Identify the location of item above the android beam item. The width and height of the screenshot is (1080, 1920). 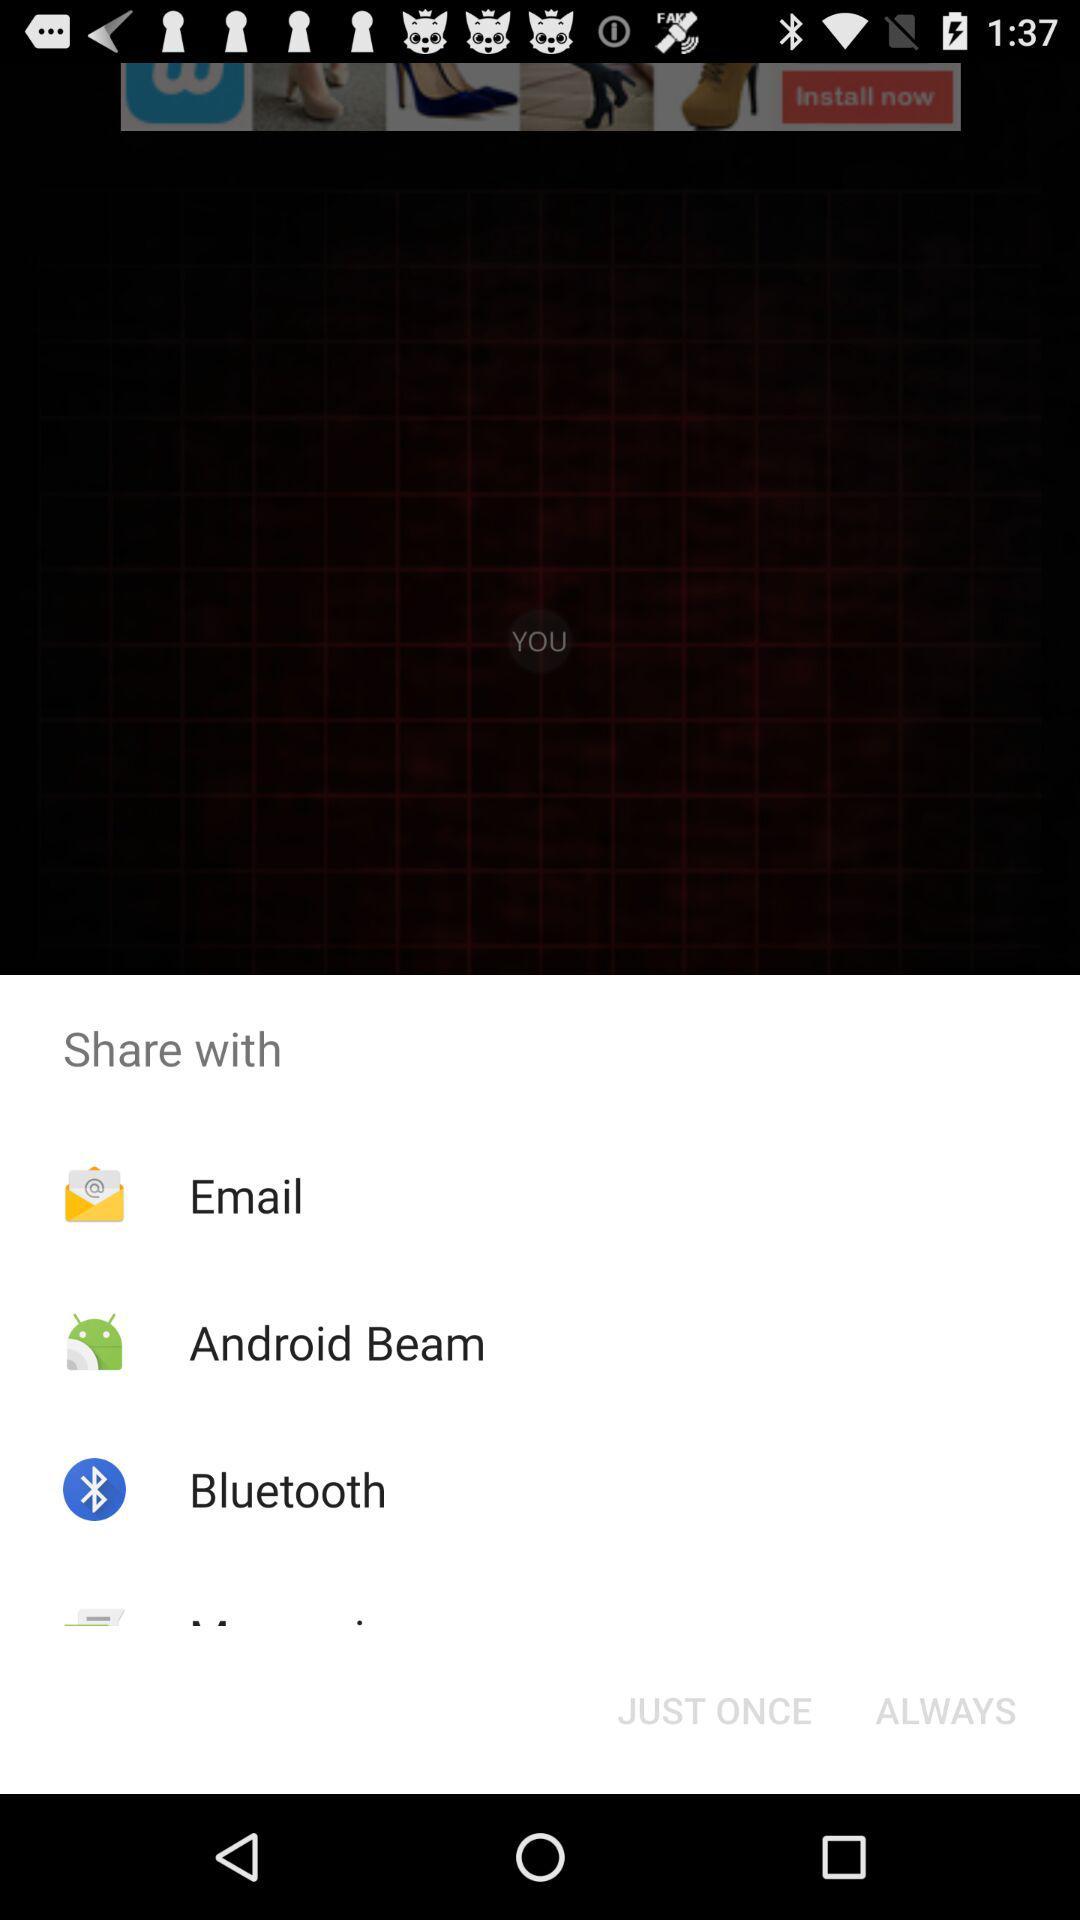
(245, 1195).